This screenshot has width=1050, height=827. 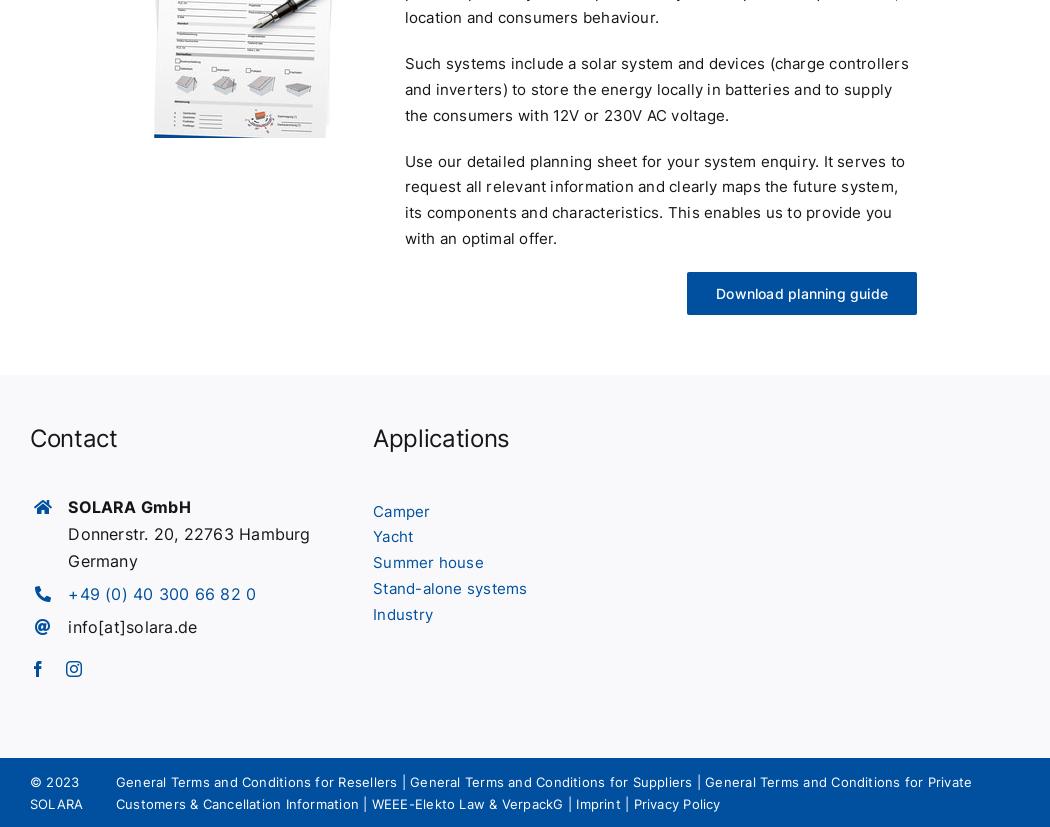 What do you see at coordinates (676, 803) in the screenshot?
I see `'Privacy Policy'` at bounding box center [676, 803].